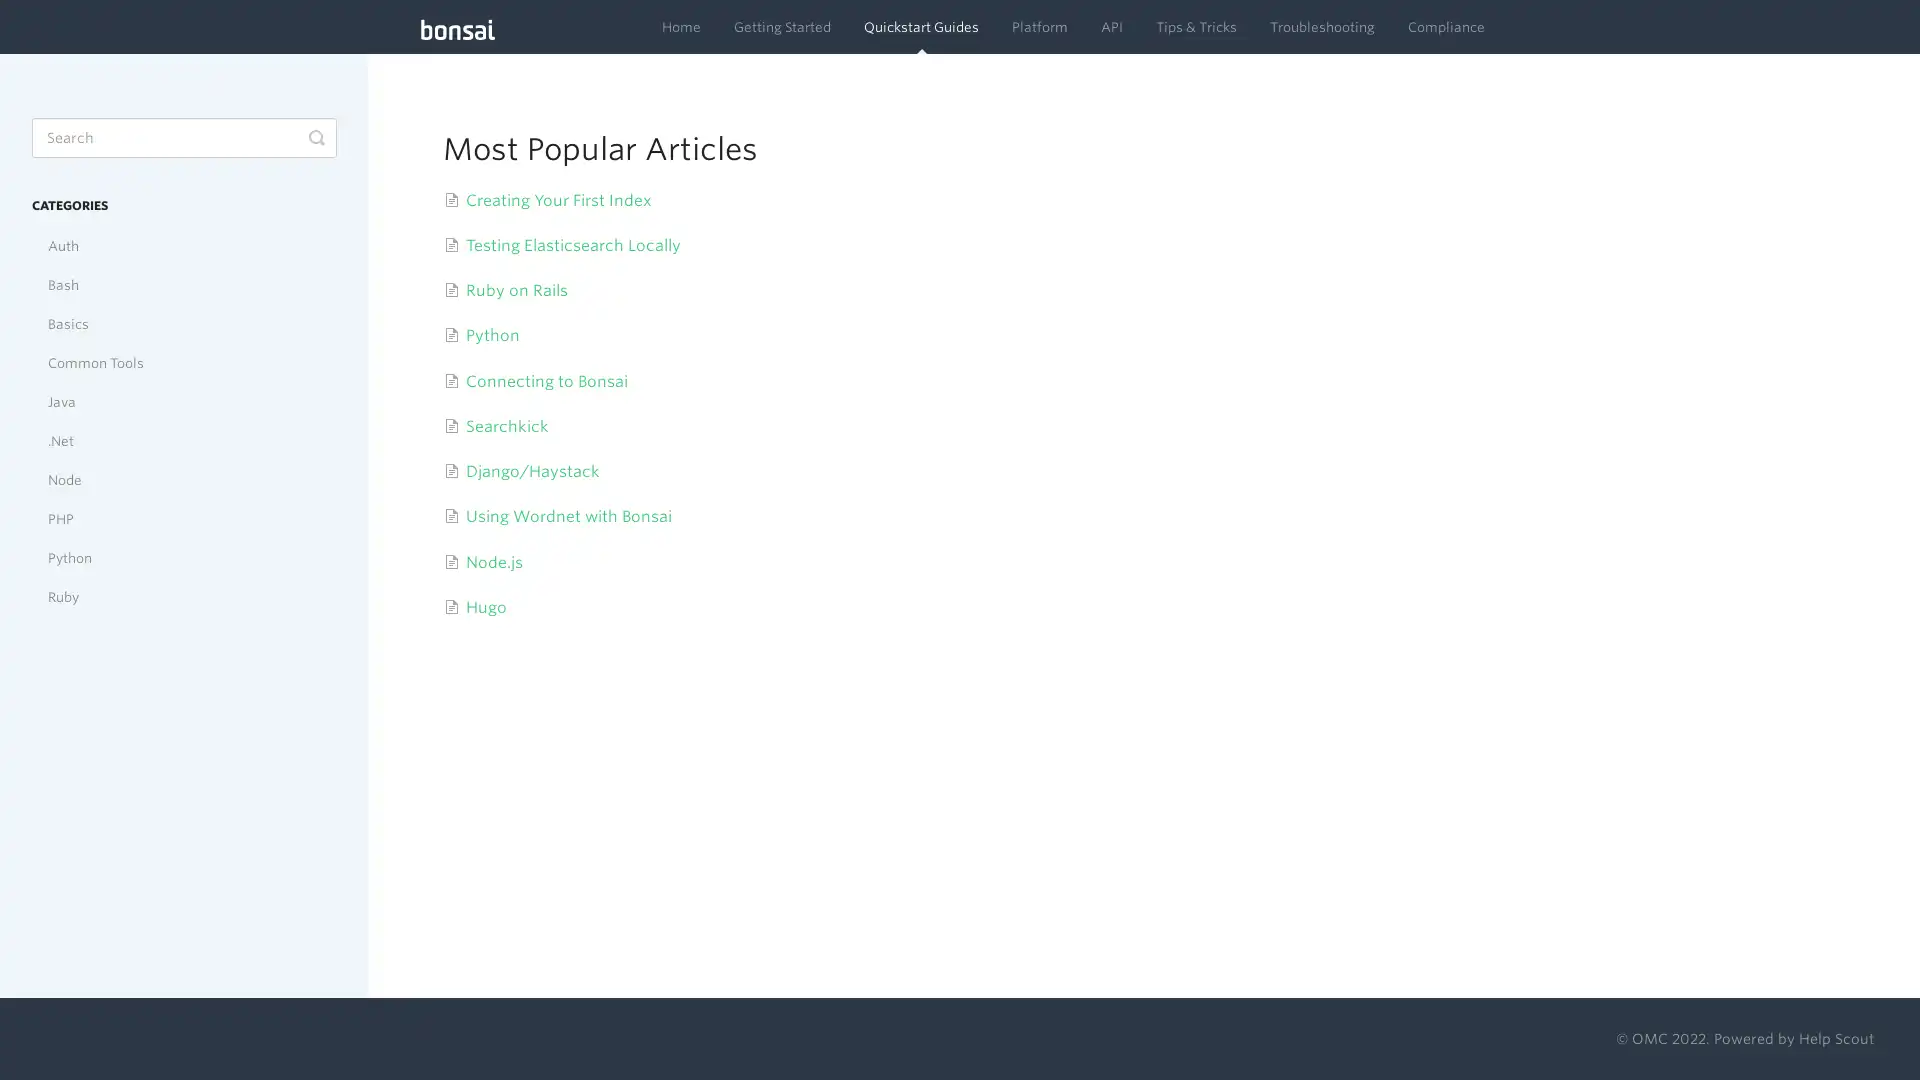 Image resolution: width=1920 pixels, height=1080 pixels. What do you see at coordinates (315, 137) in the screenshot?
I see `Toggle Search` at bounding box center [315, 137].